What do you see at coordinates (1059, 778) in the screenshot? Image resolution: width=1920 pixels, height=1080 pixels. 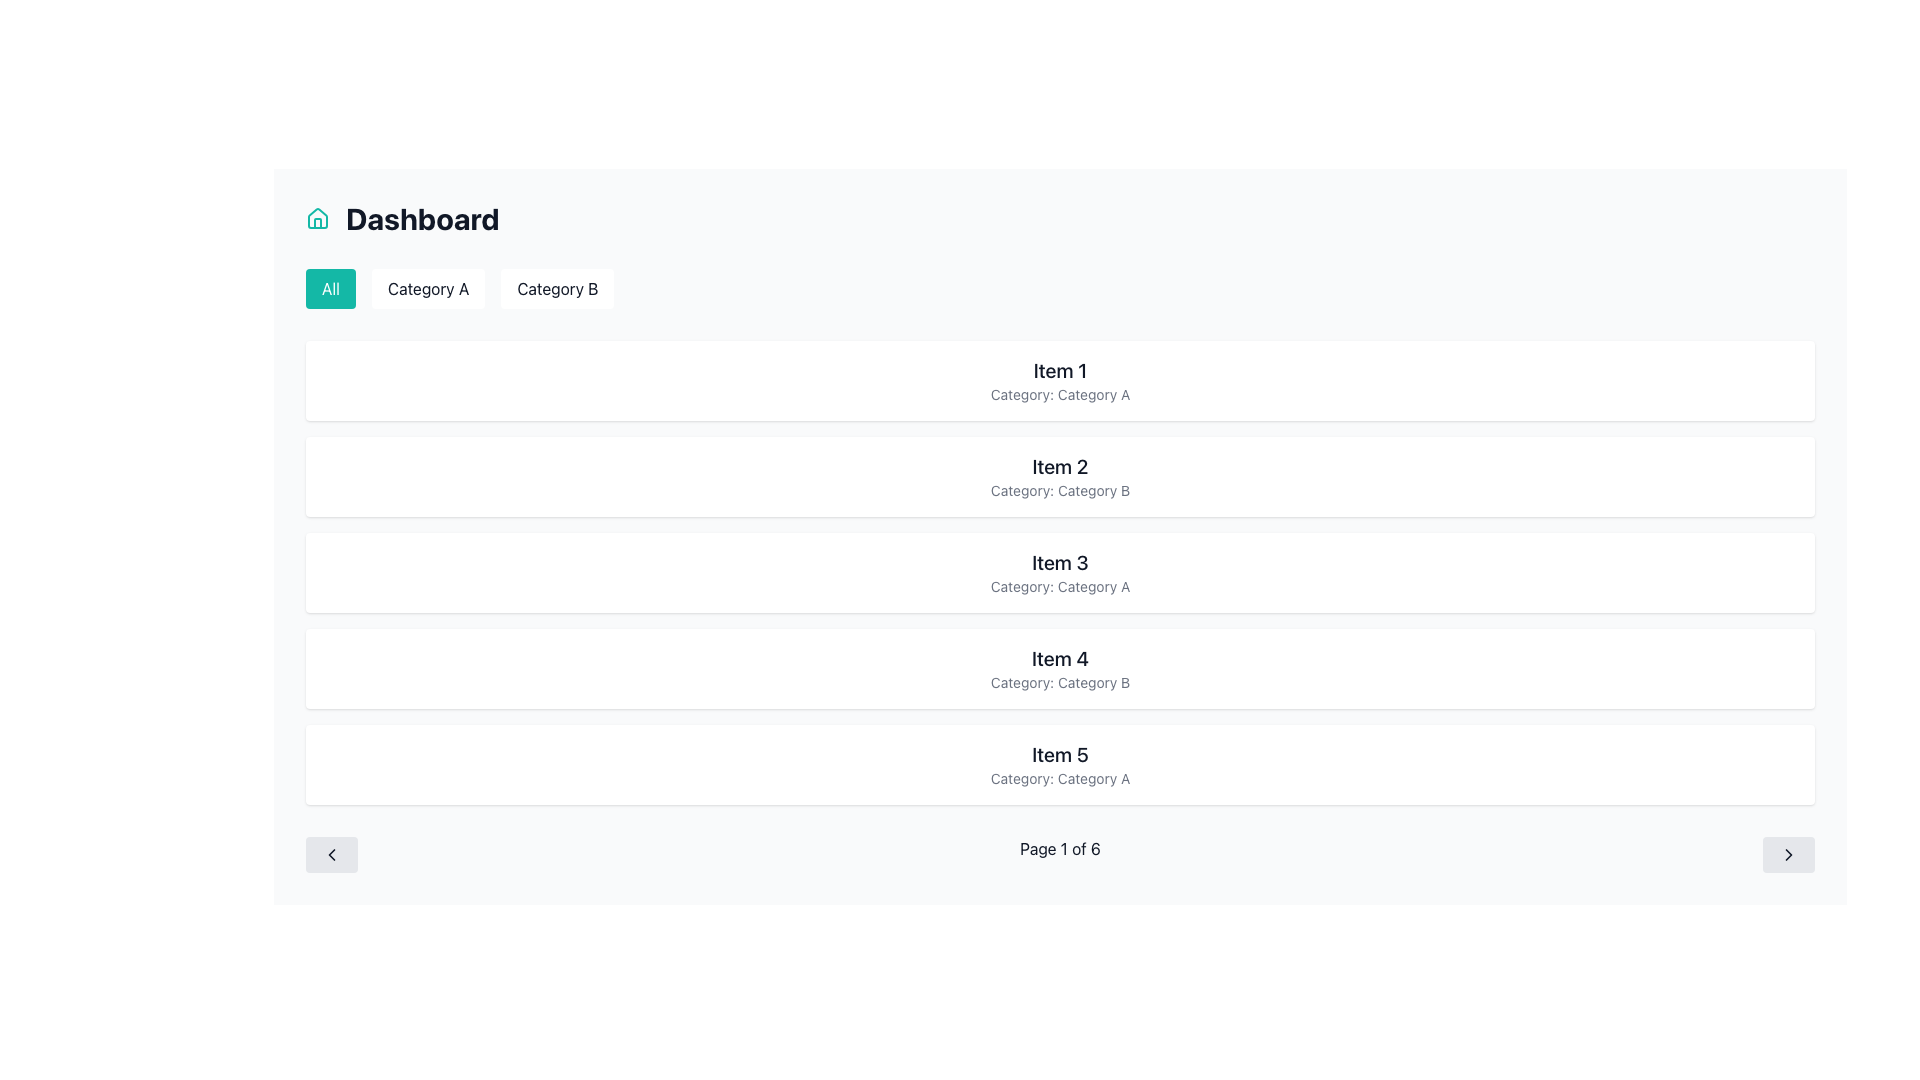 I see `the text label that reads 'Category: Category A' located within the card labeled 'Item 5', which is the second piece of text in that card` at bounding box center [1059, 778].